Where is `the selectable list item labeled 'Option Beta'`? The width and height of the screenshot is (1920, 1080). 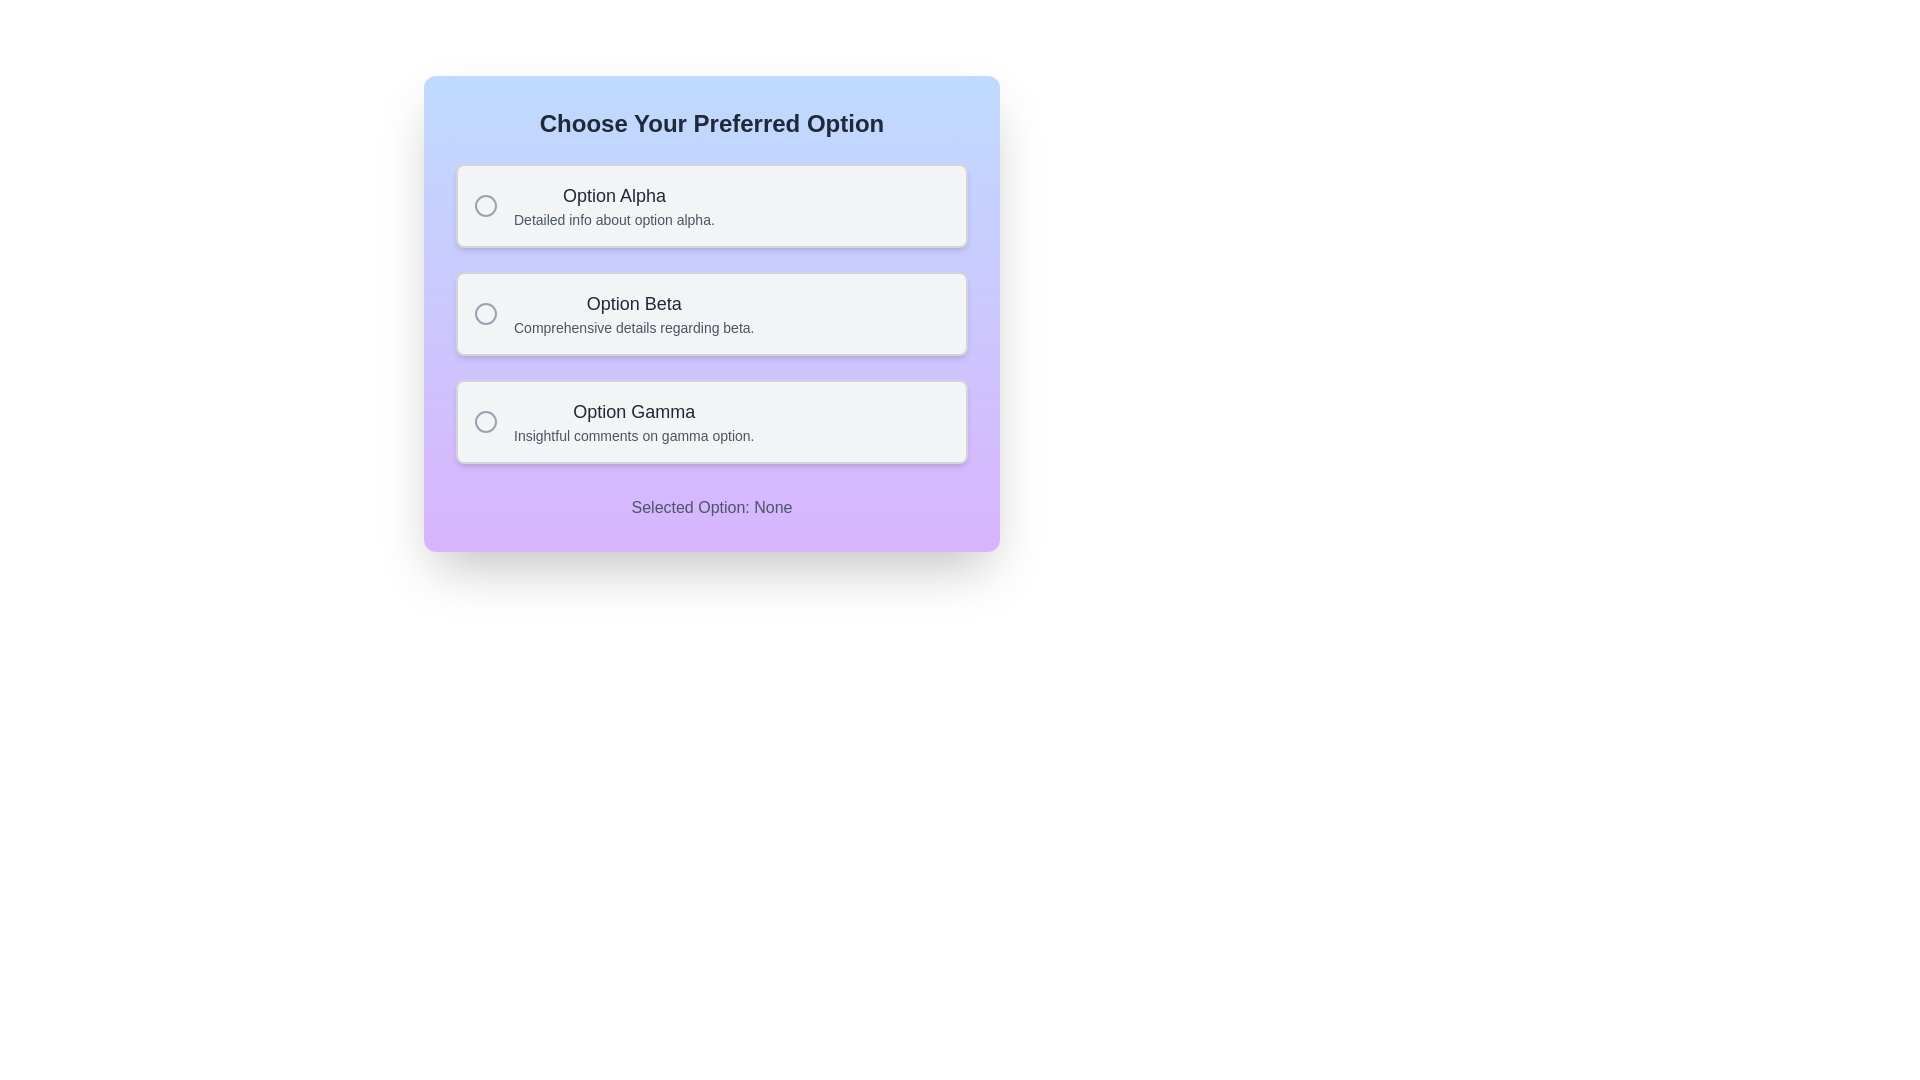
the selectable list item labeled 'Option Beta' is located at coordinates (711, 313).